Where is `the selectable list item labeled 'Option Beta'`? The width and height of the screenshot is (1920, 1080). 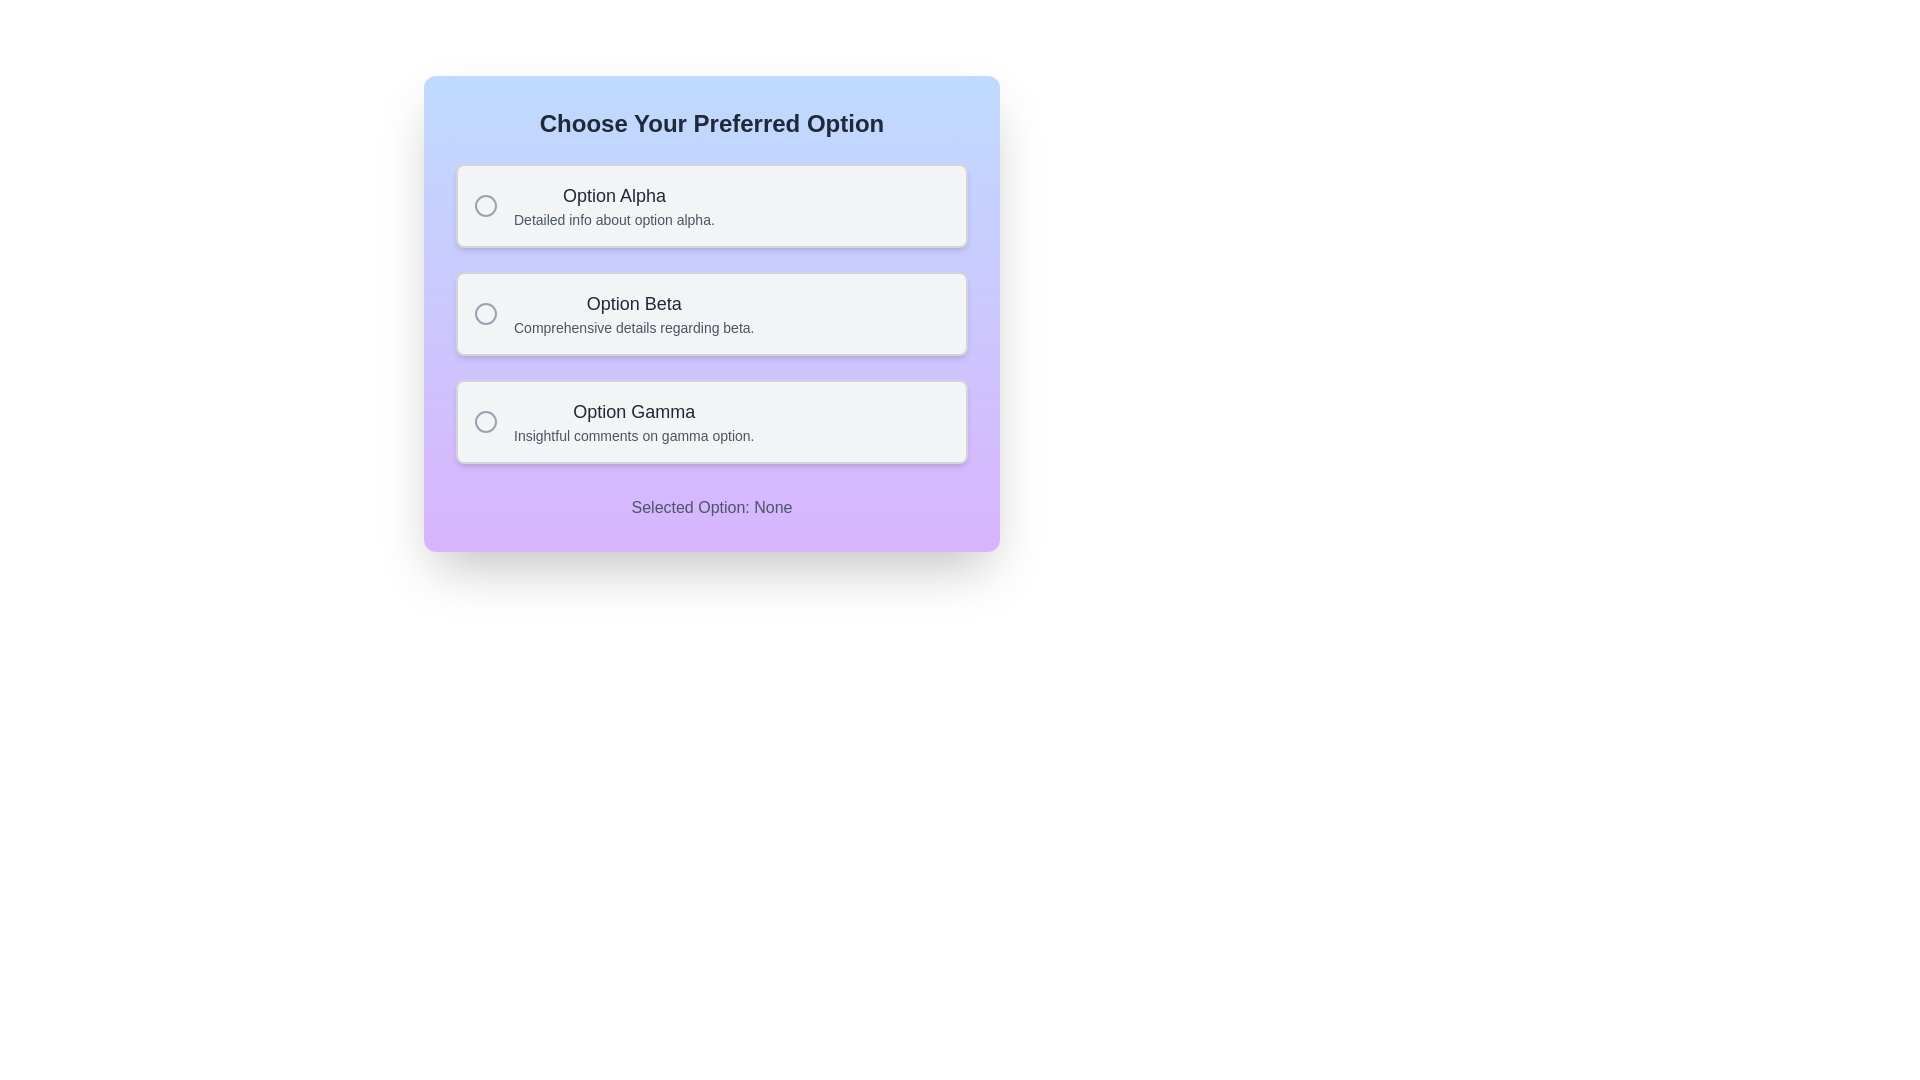
the selectable list item labeled 'Option Beta' is located at coordinates (711, 313).